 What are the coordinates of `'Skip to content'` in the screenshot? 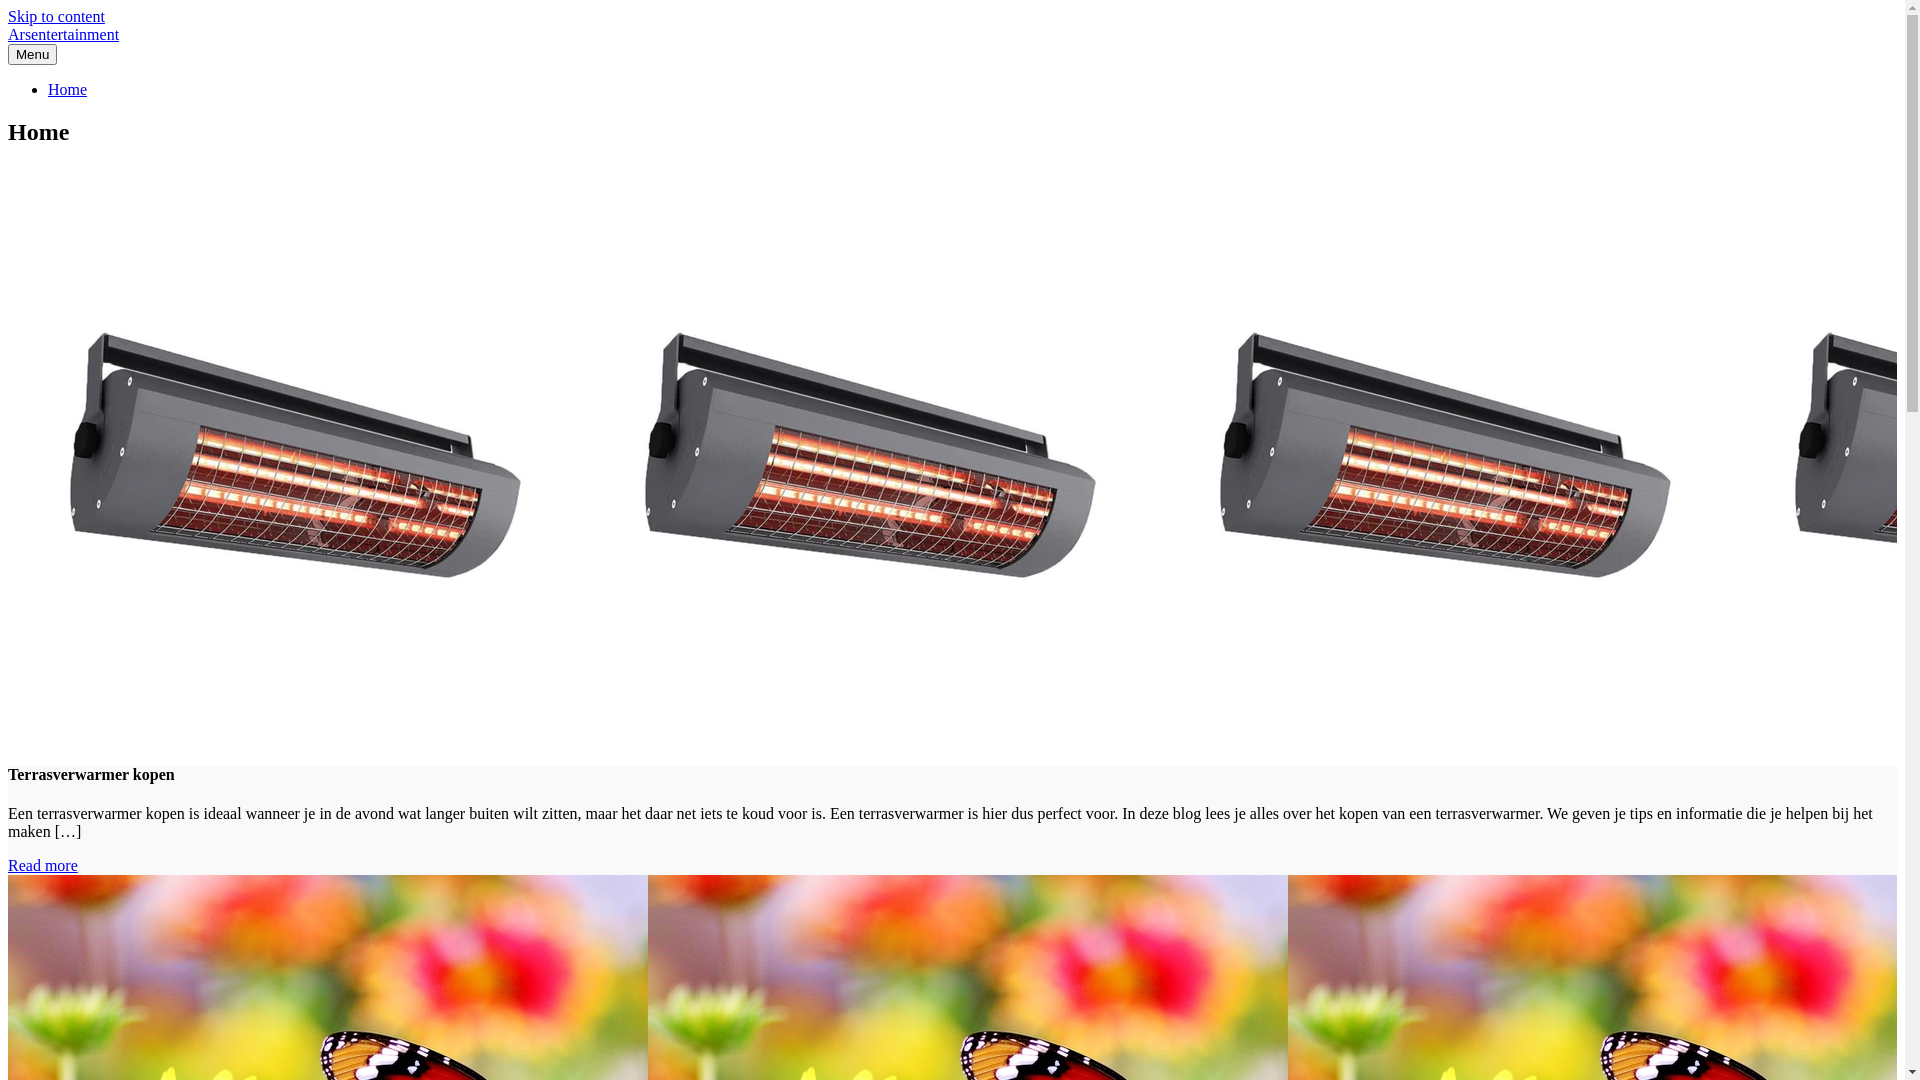 It's located at (8, 16).